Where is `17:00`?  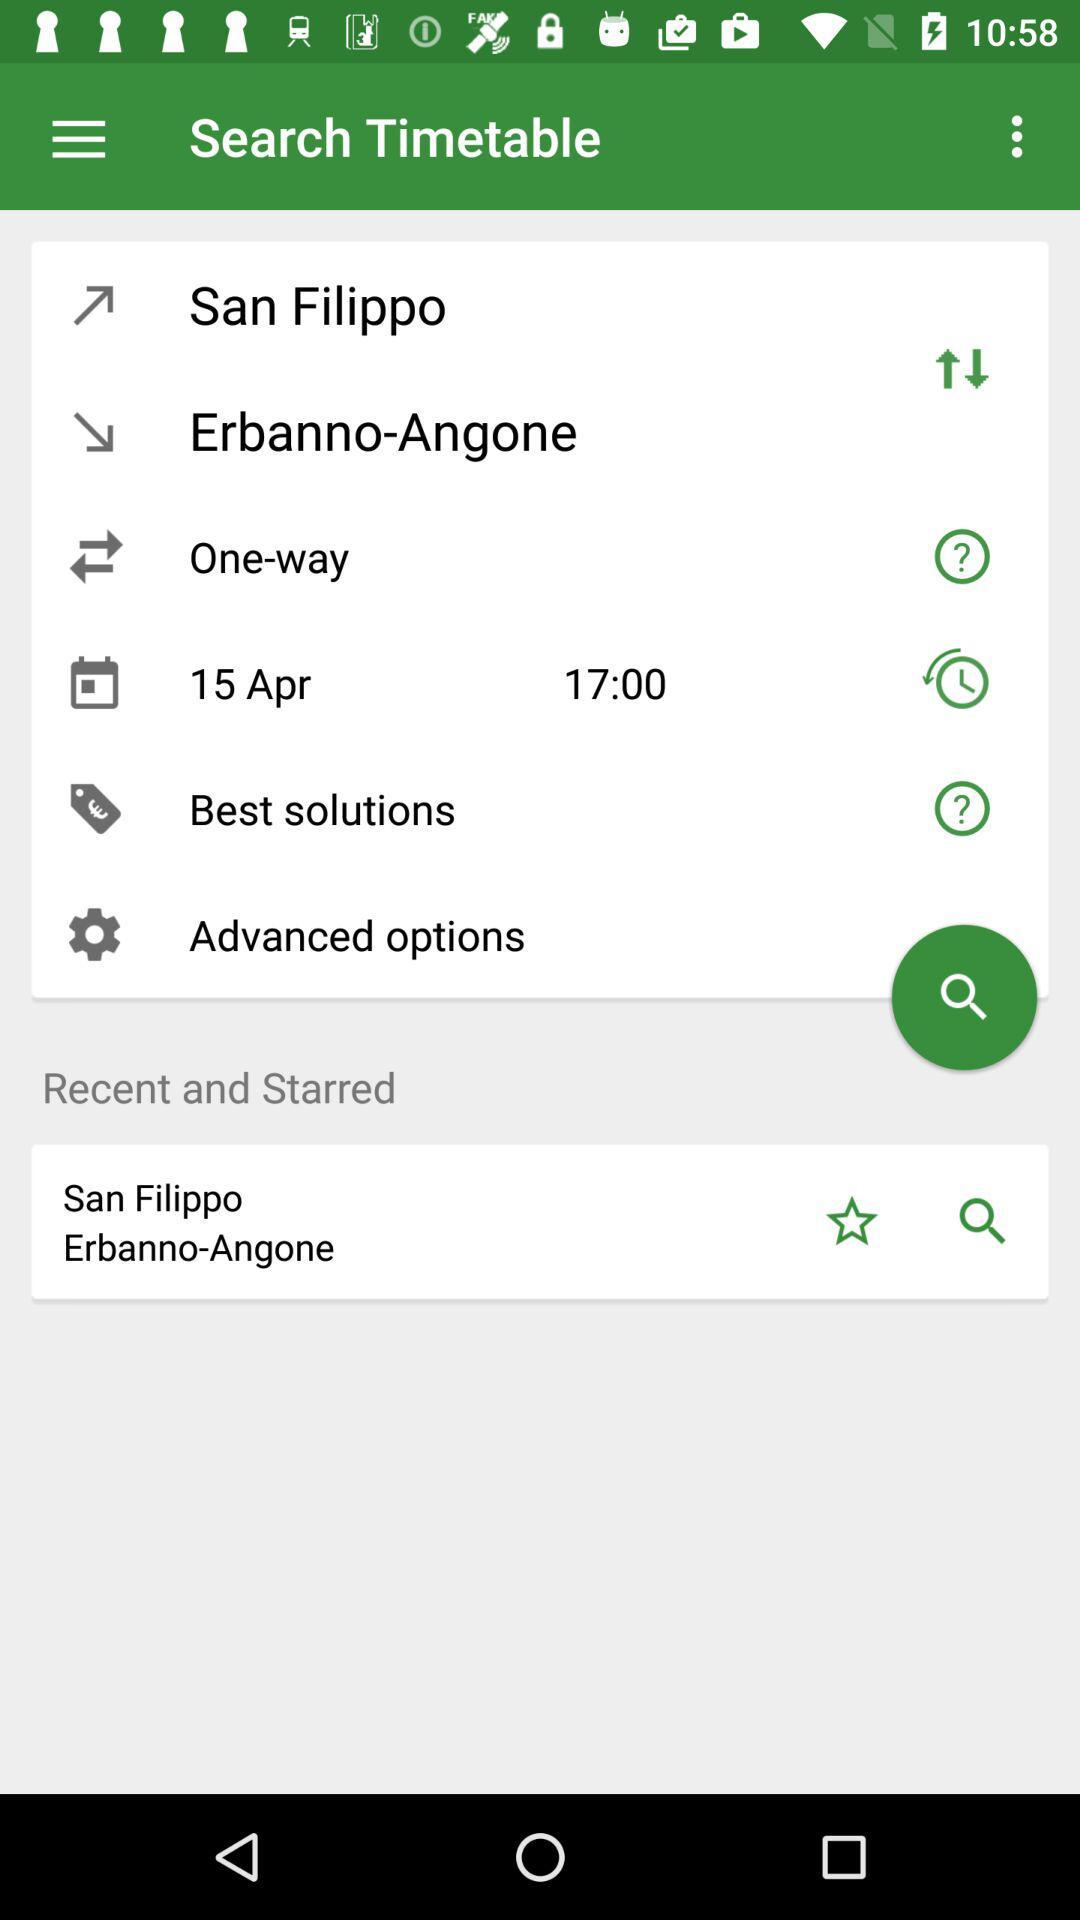 17:00 is located at coordinates (702, 682).